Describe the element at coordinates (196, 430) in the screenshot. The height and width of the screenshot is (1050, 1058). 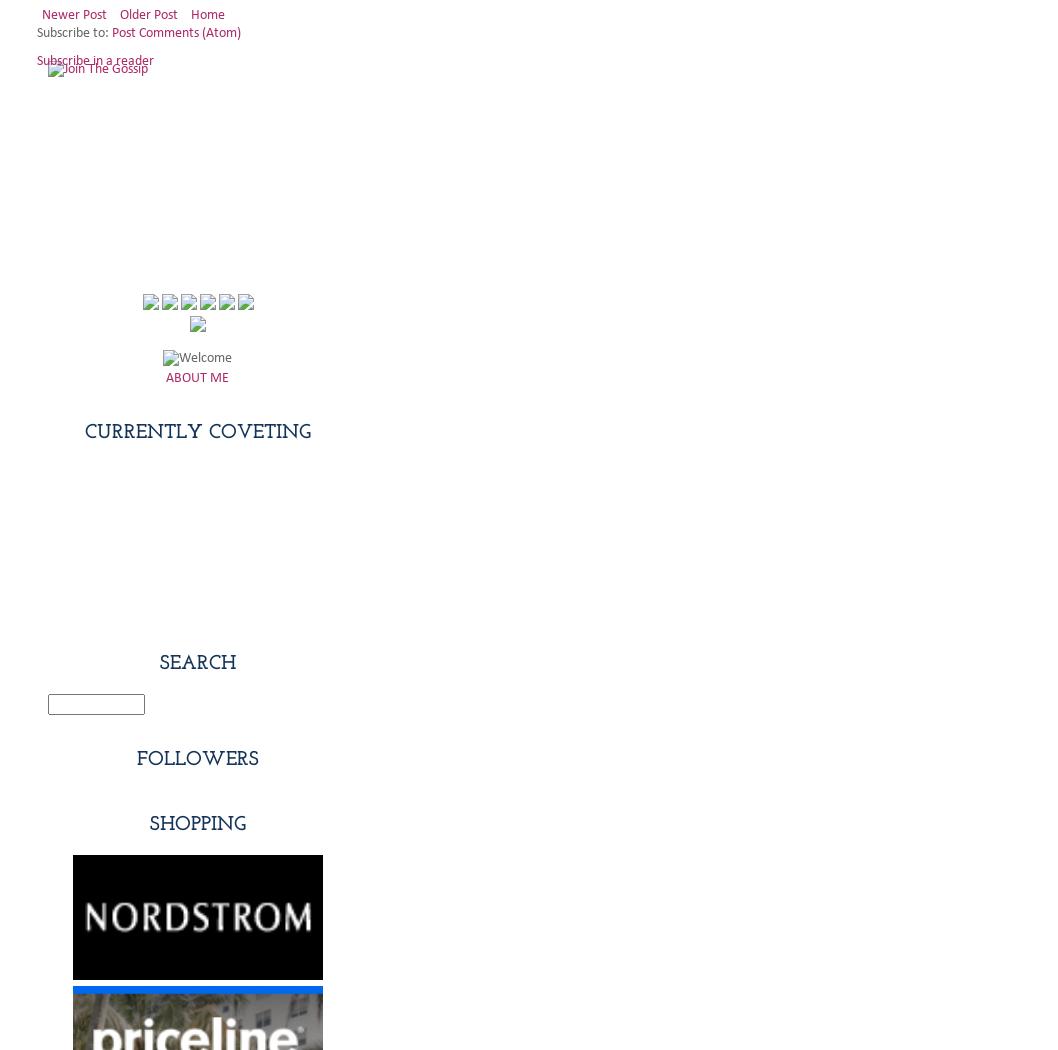
I see `'Currently Coveting'` at that location.